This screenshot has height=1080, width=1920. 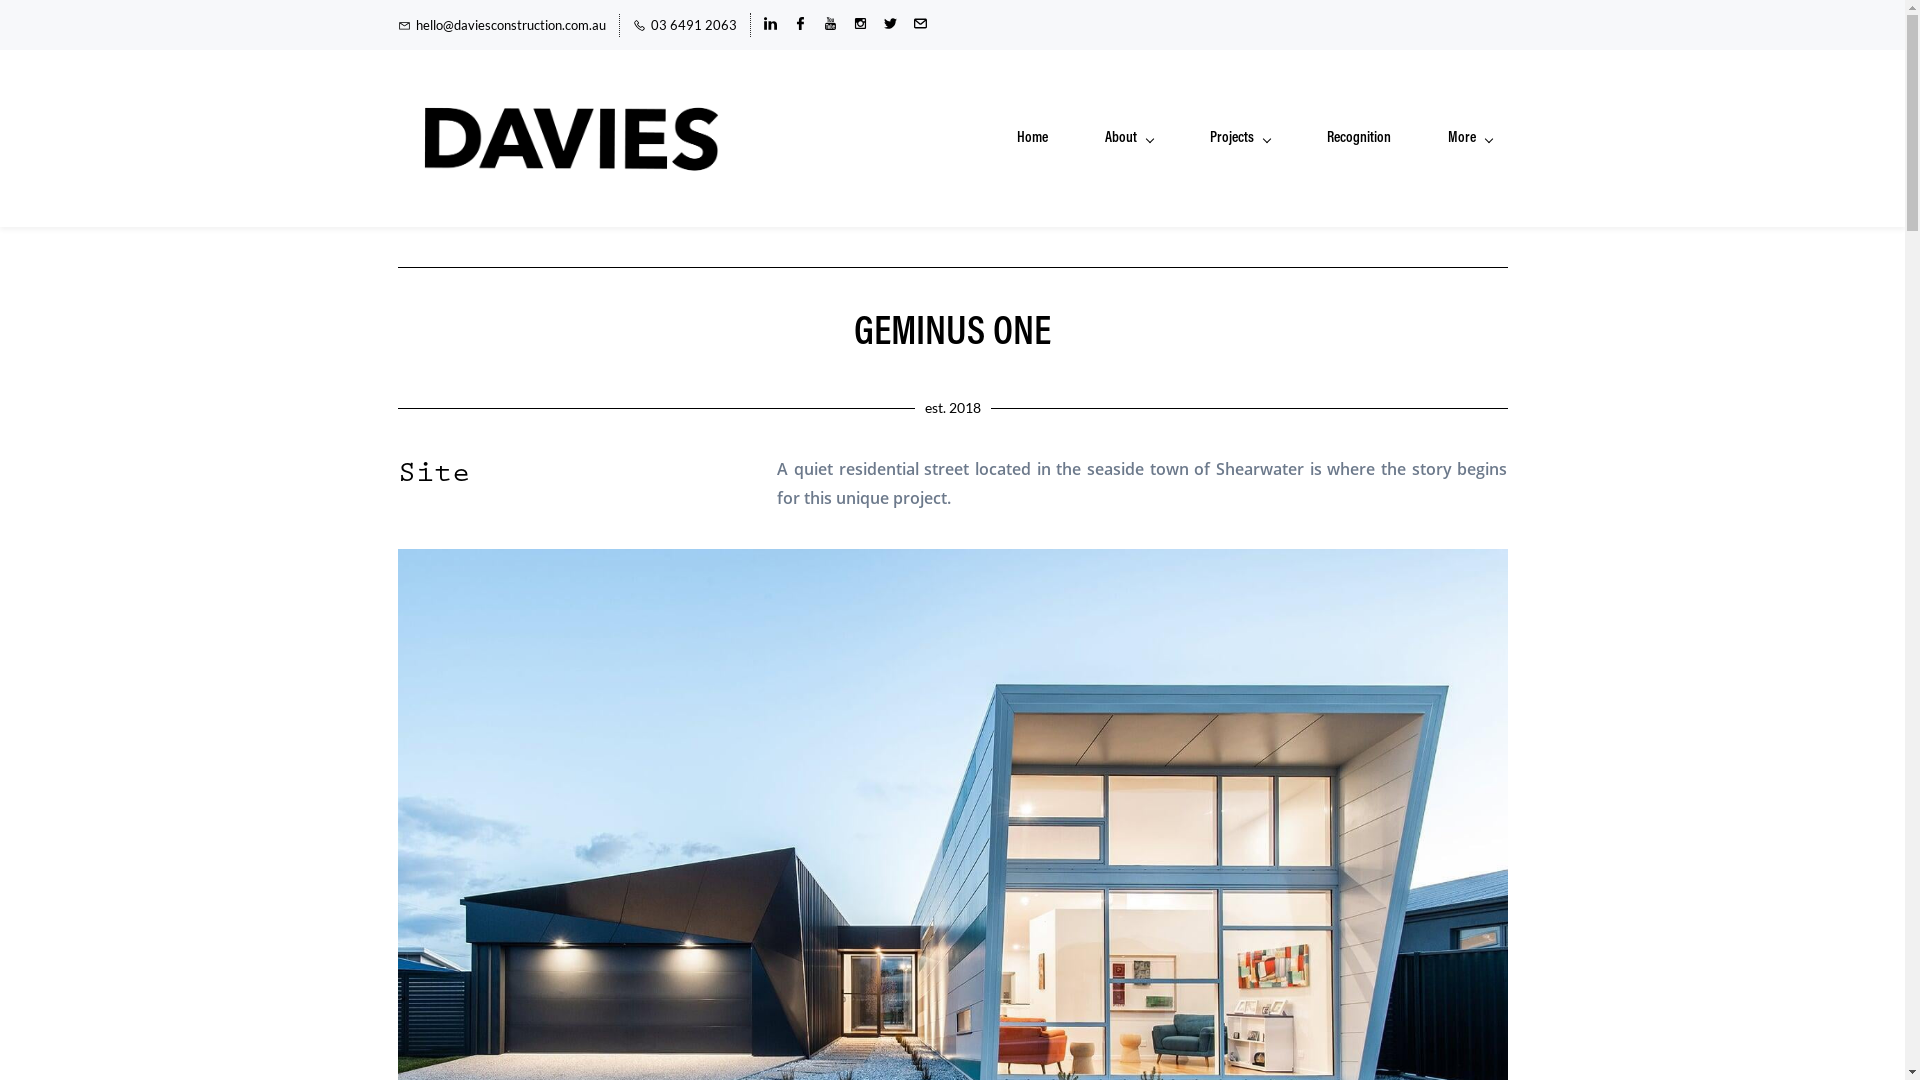 What do you see at coordinates (1031, 137) in the screenshot?
I see `'Home'` at bounding box center [1031, 137].